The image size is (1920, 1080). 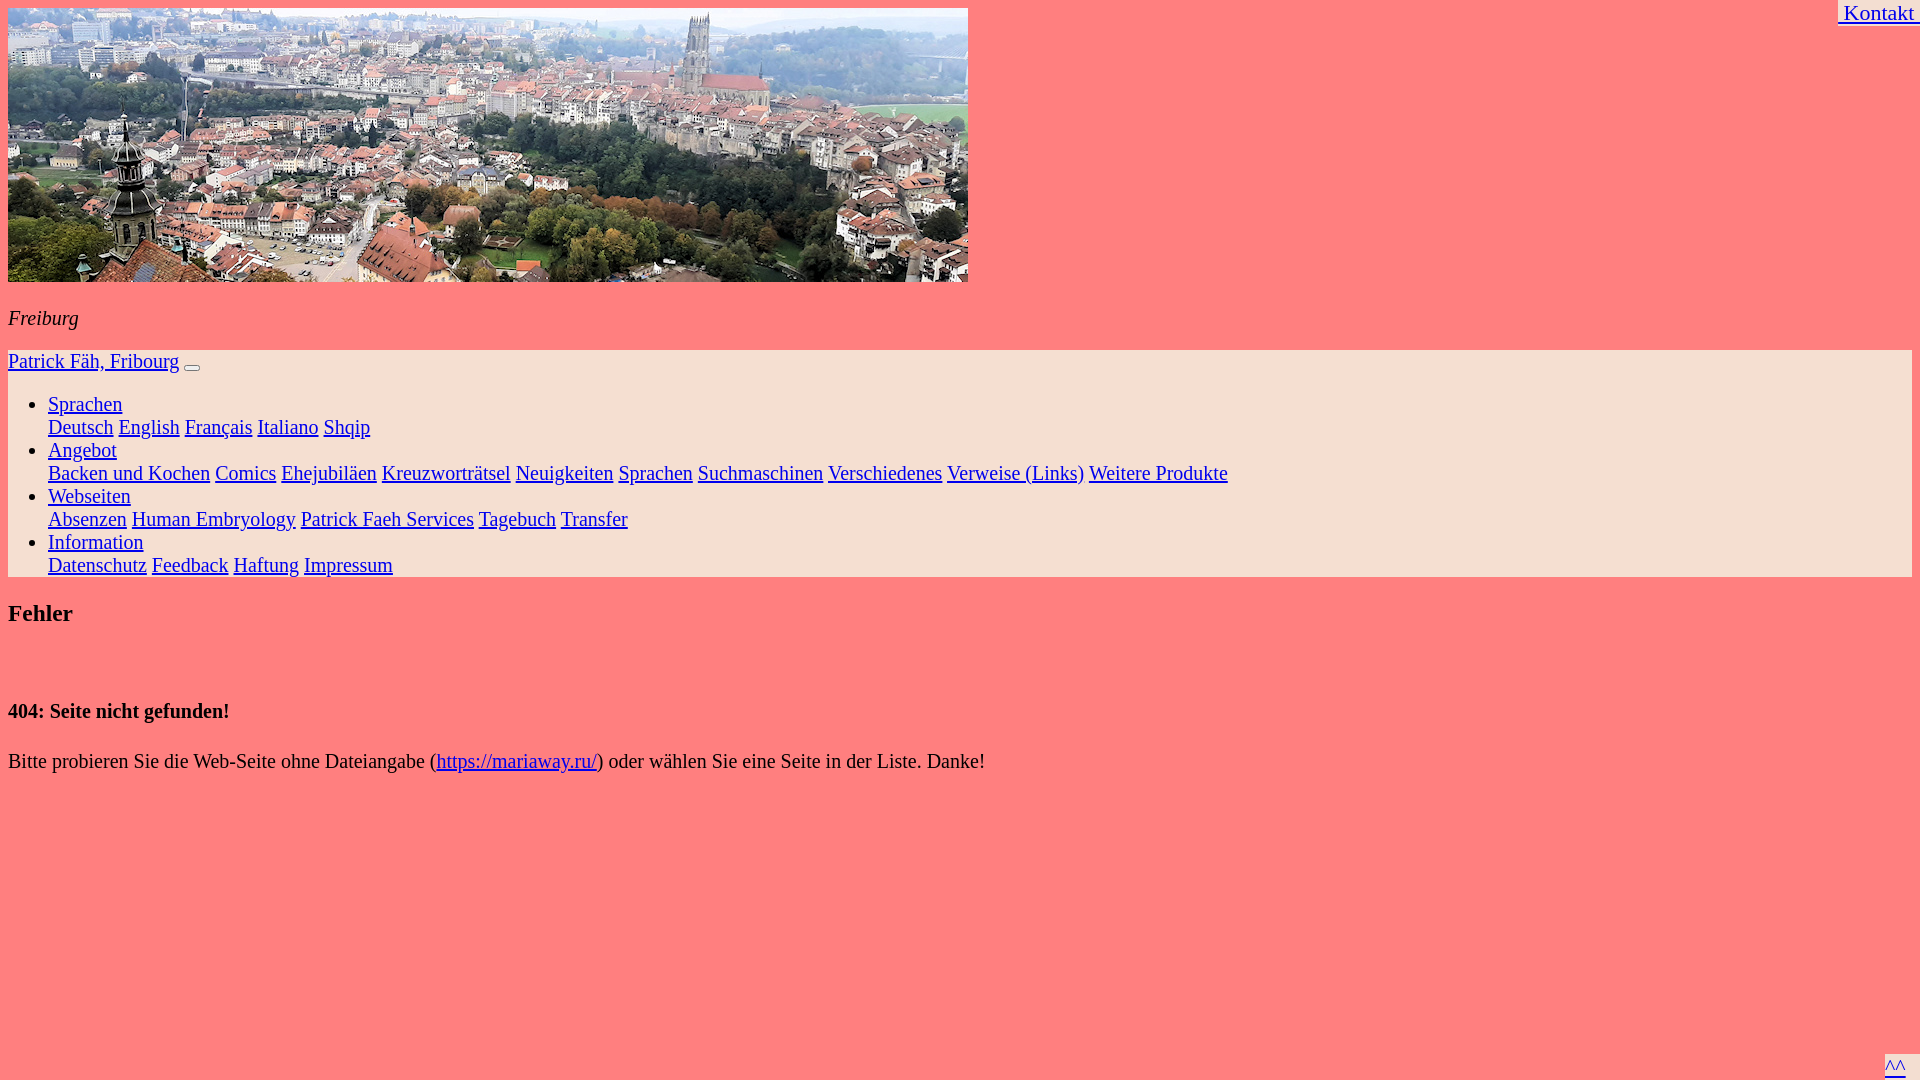 I want to click on 'Datenschutz', so click(x=96, y=564).